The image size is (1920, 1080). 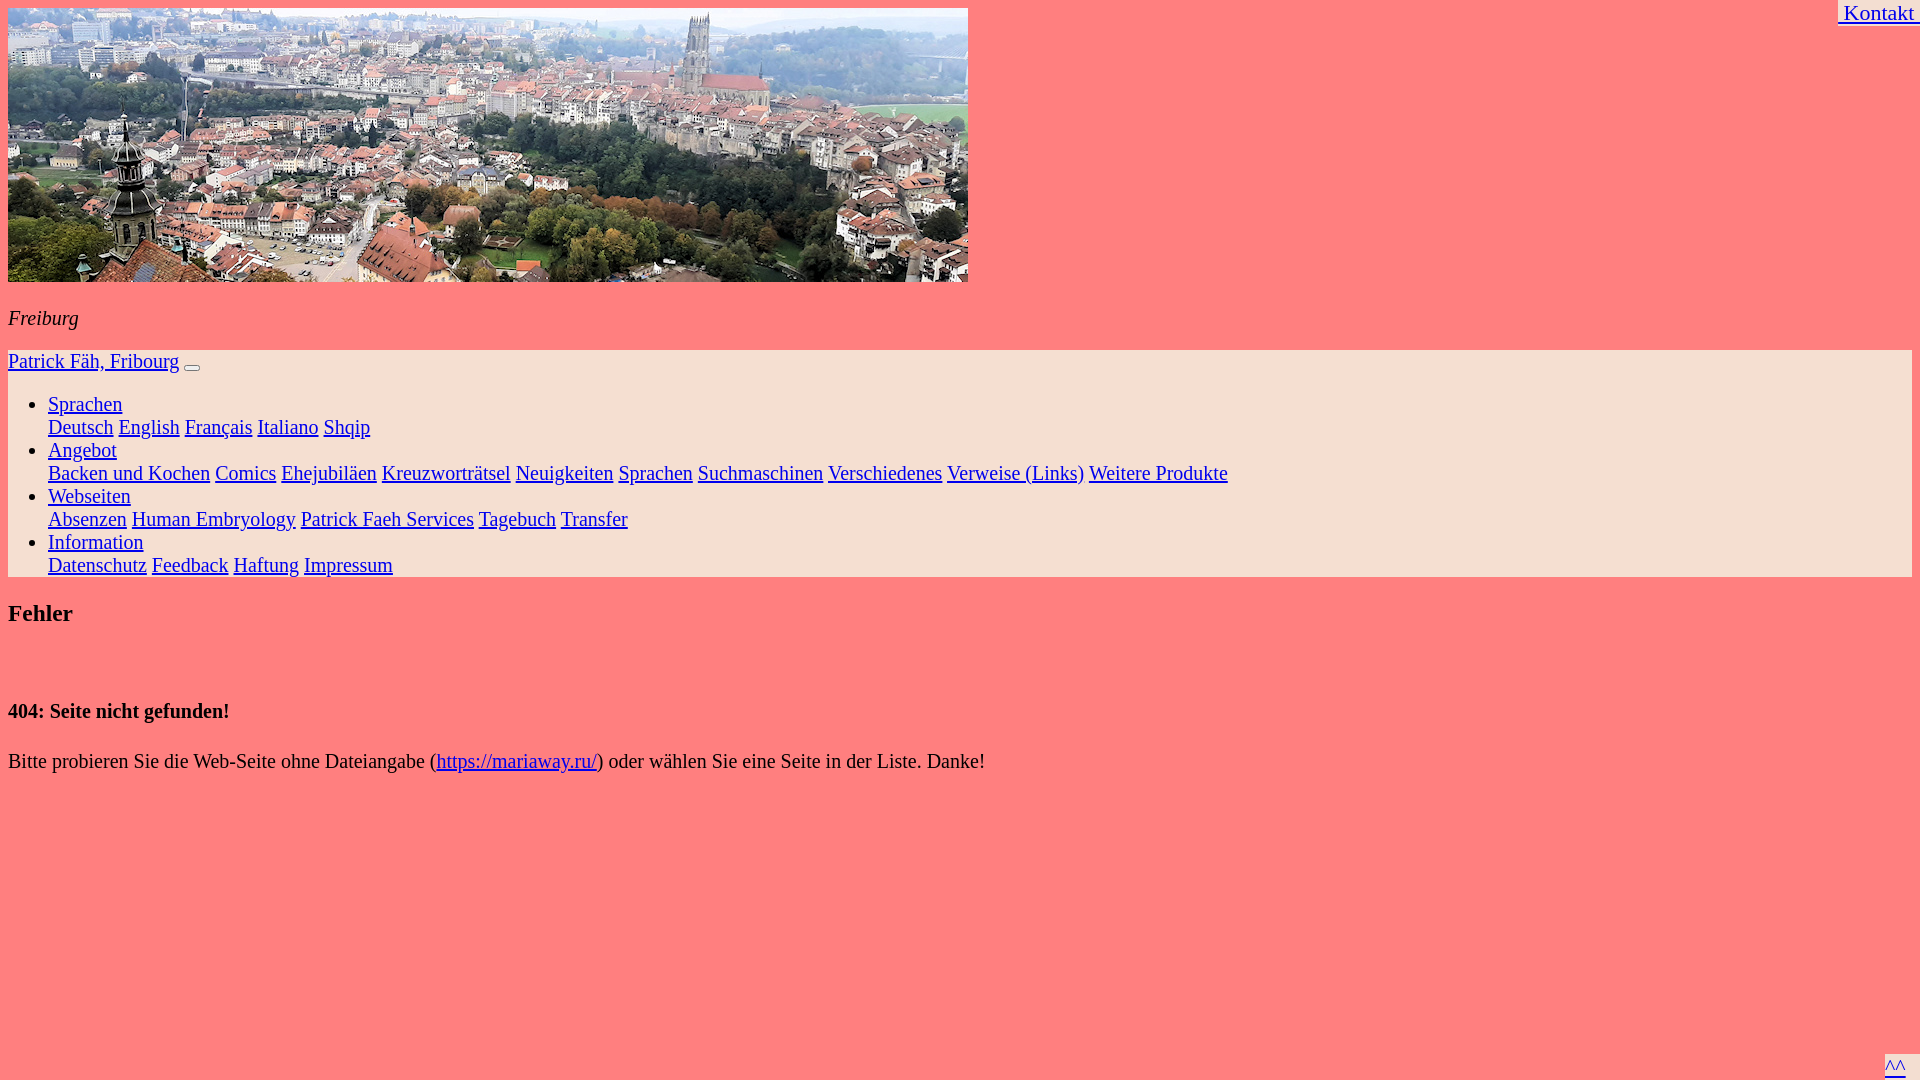 I want to click on 'Datenschutz', so click(x=96, y=564).